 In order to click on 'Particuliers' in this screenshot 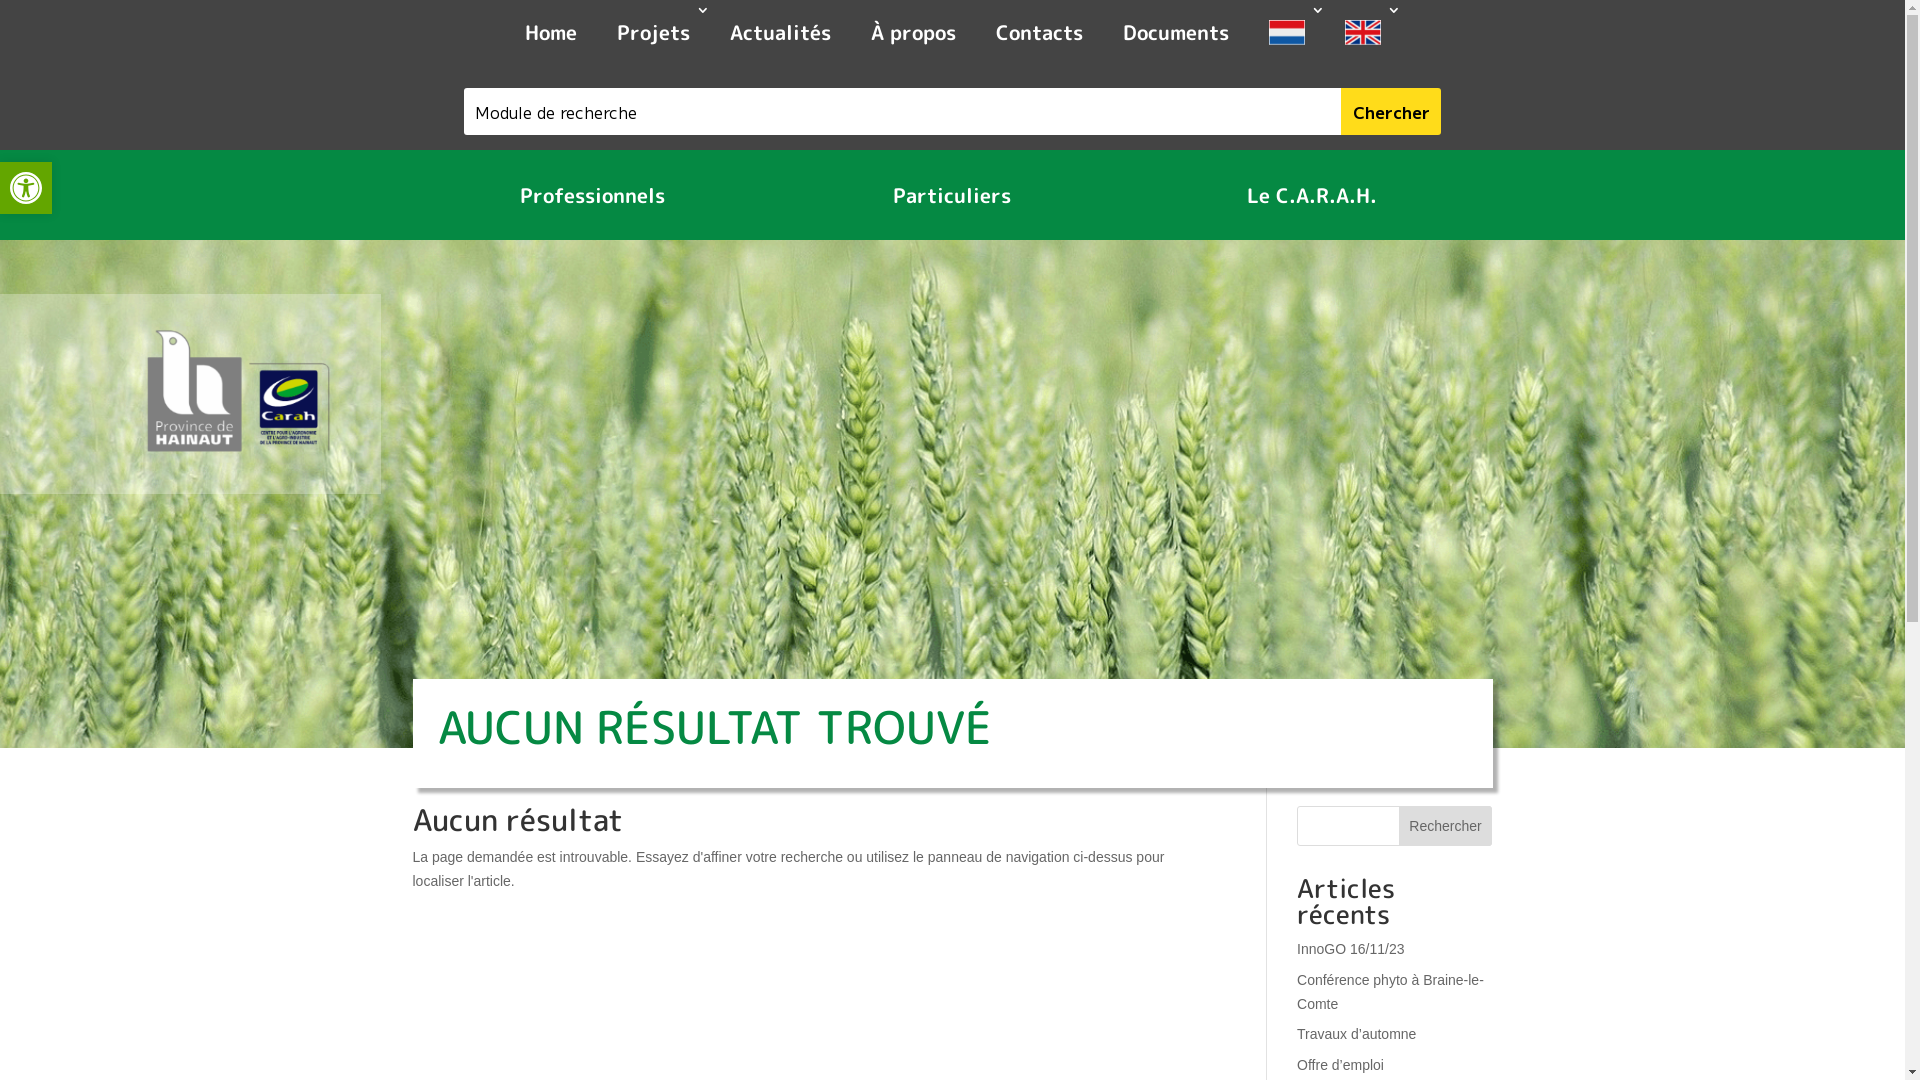, I will do `click(950, 195)`.